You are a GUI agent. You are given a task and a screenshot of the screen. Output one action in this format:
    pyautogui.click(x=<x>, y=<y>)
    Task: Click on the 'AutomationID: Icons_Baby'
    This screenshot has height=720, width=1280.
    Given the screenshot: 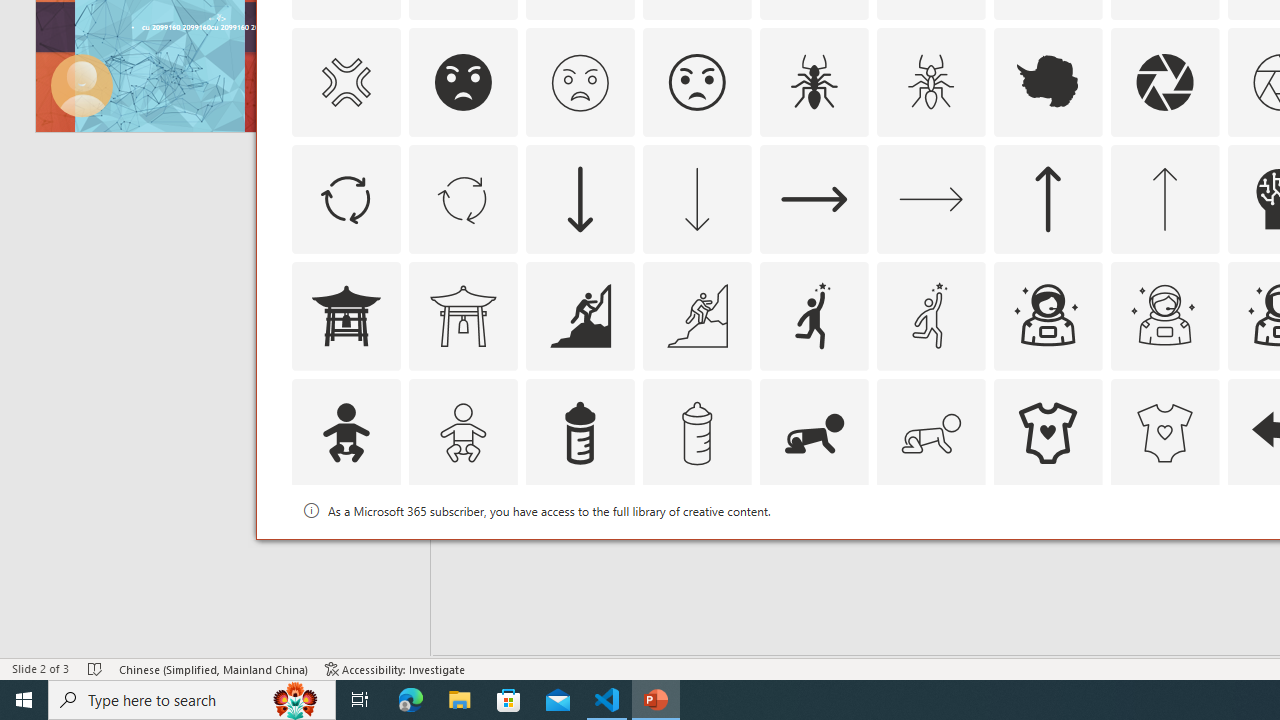 What is the action you would take?
    pyautogui.click(x=345, y=431)
    